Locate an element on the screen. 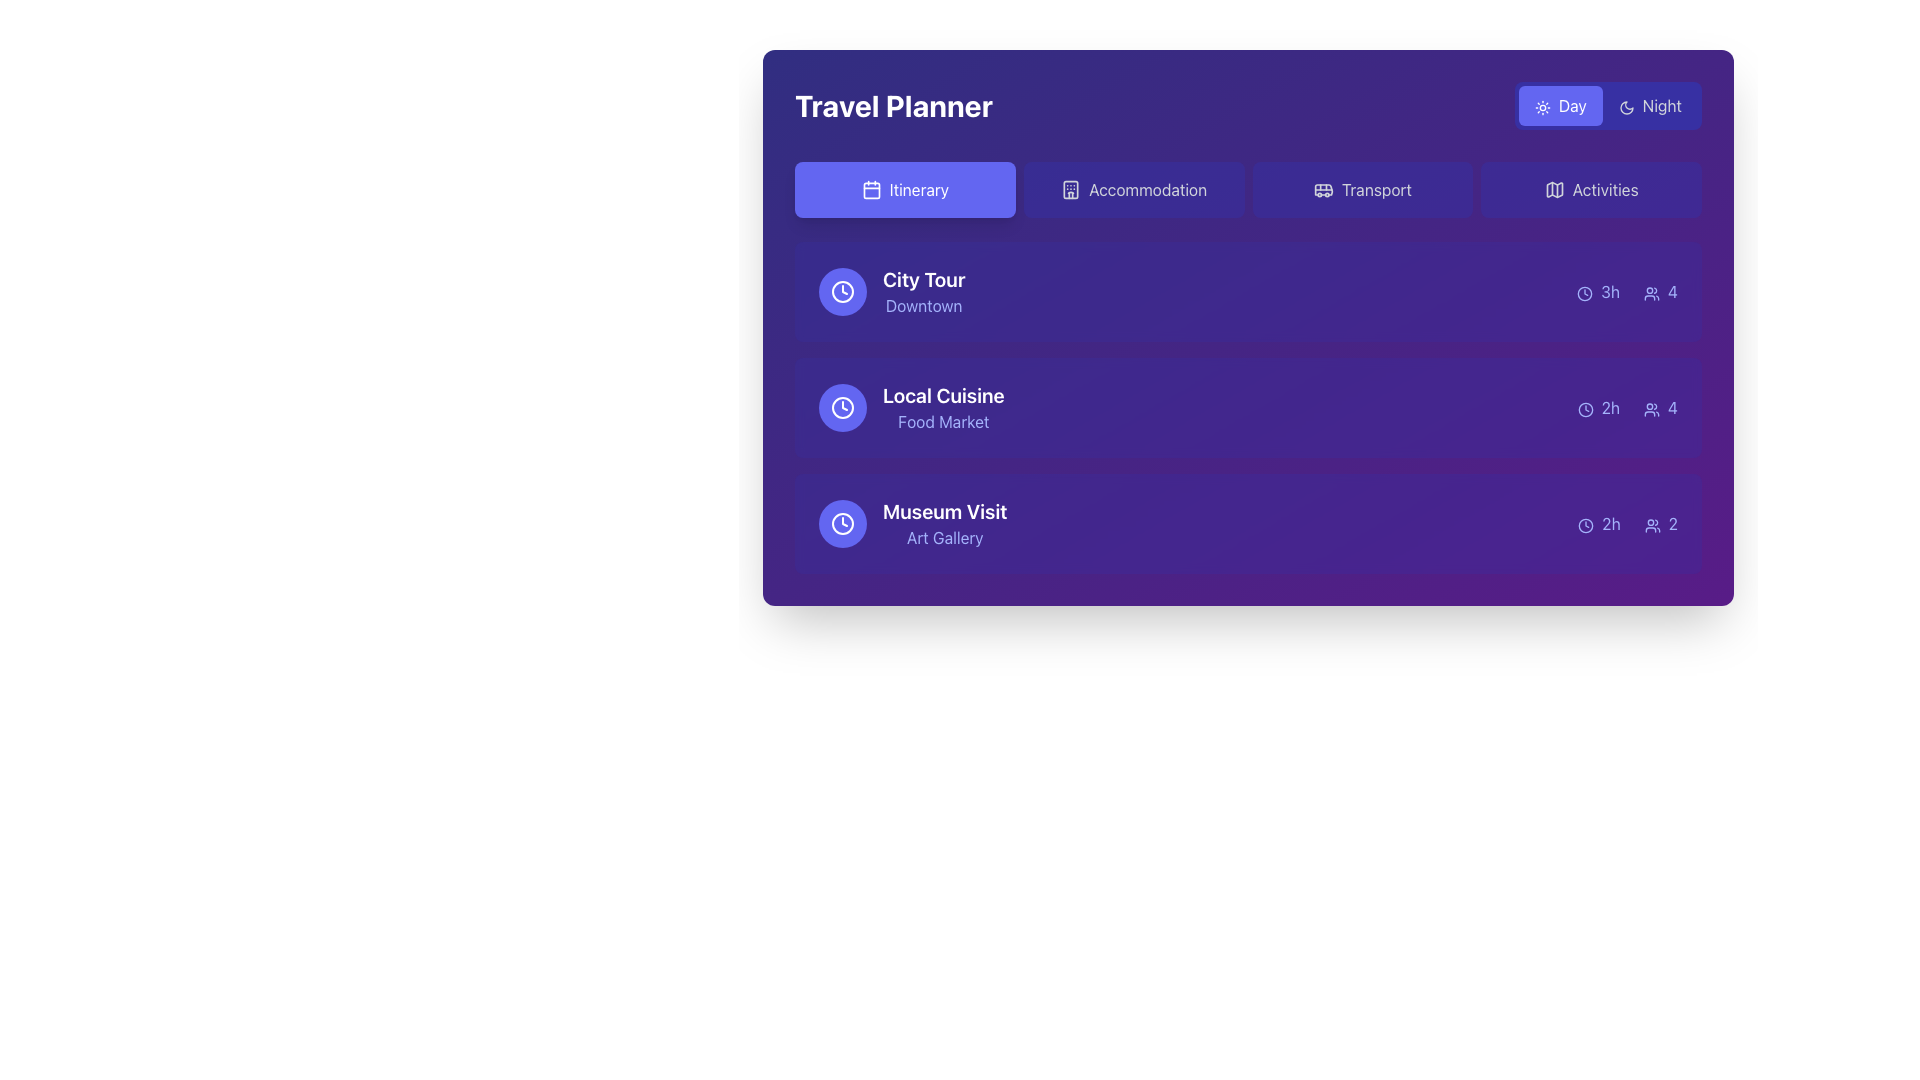  the participants icon located in the third row, adjacent to the '2h' duration and '4' participants label is located at coordinates (1651, 408).